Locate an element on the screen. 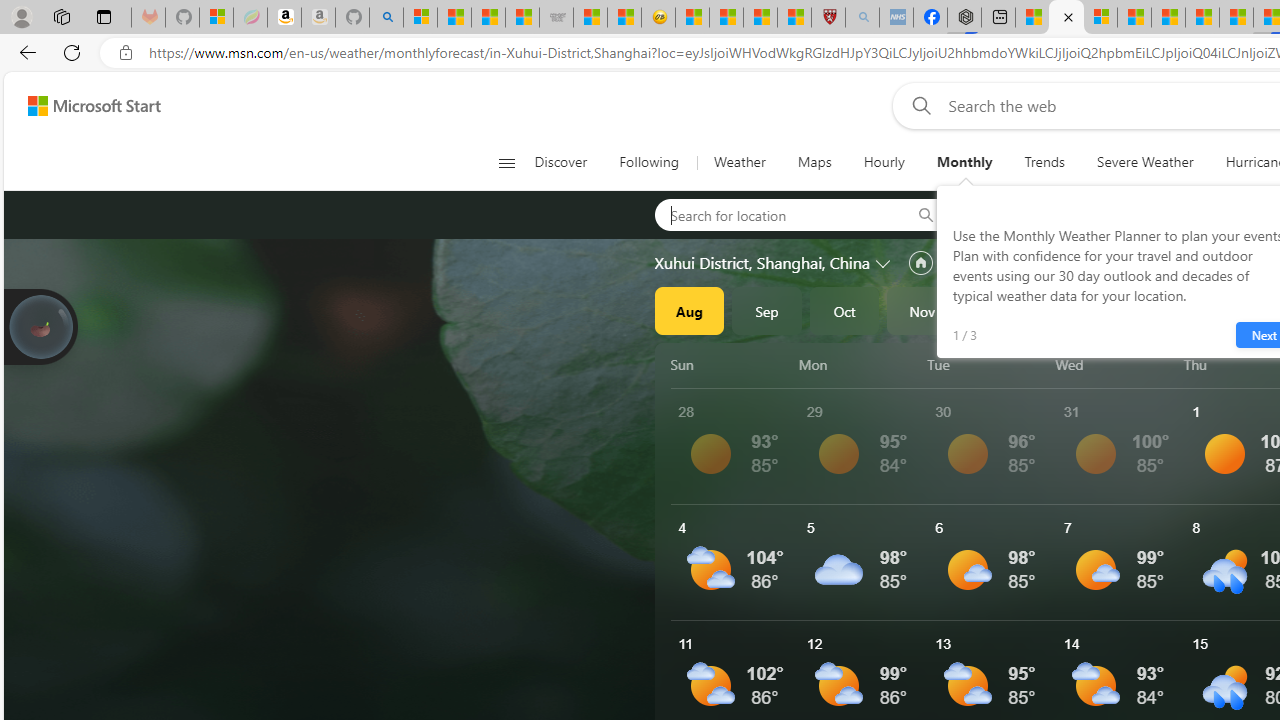 The width and height of the screenshot is (1280, 720). 'Aug' is located at coordinates (689, 311).